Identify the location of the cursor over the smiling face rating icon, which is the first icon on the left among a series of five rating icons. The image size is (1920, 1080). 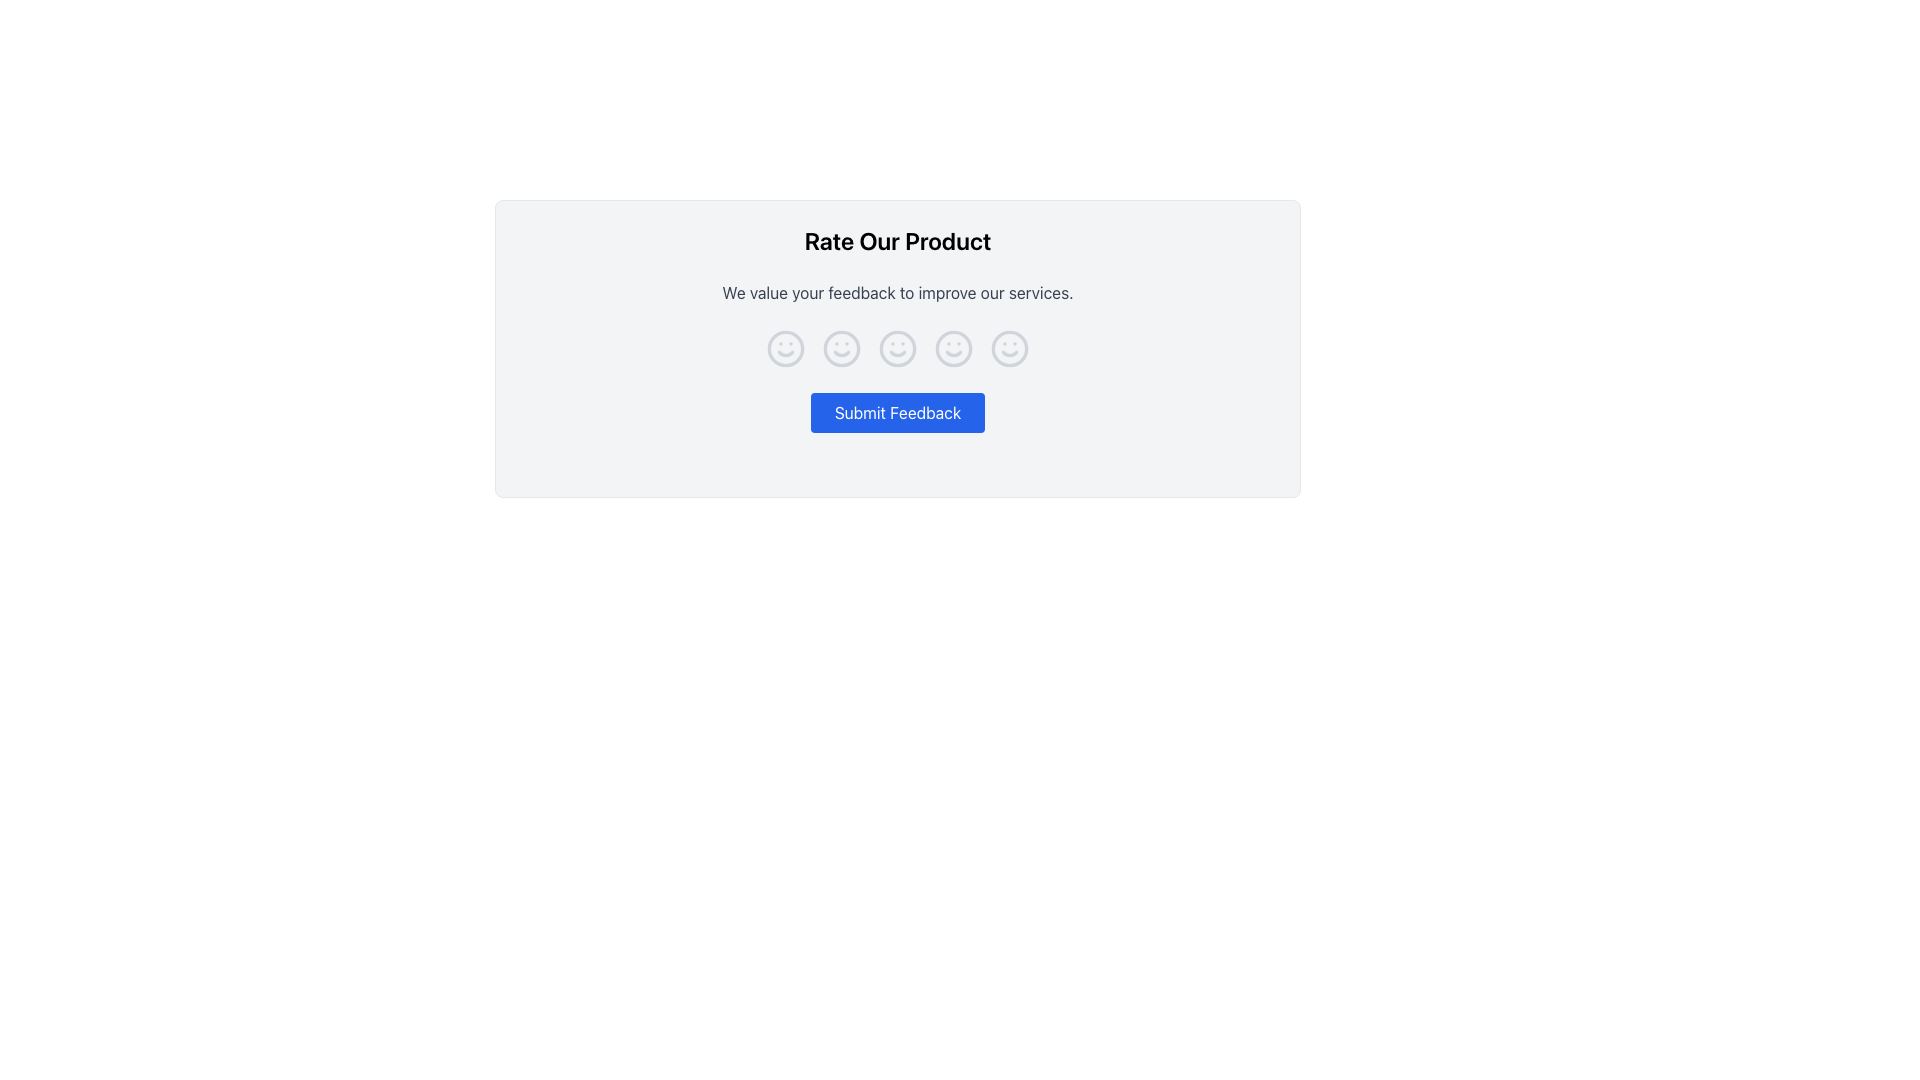
(785, 347).